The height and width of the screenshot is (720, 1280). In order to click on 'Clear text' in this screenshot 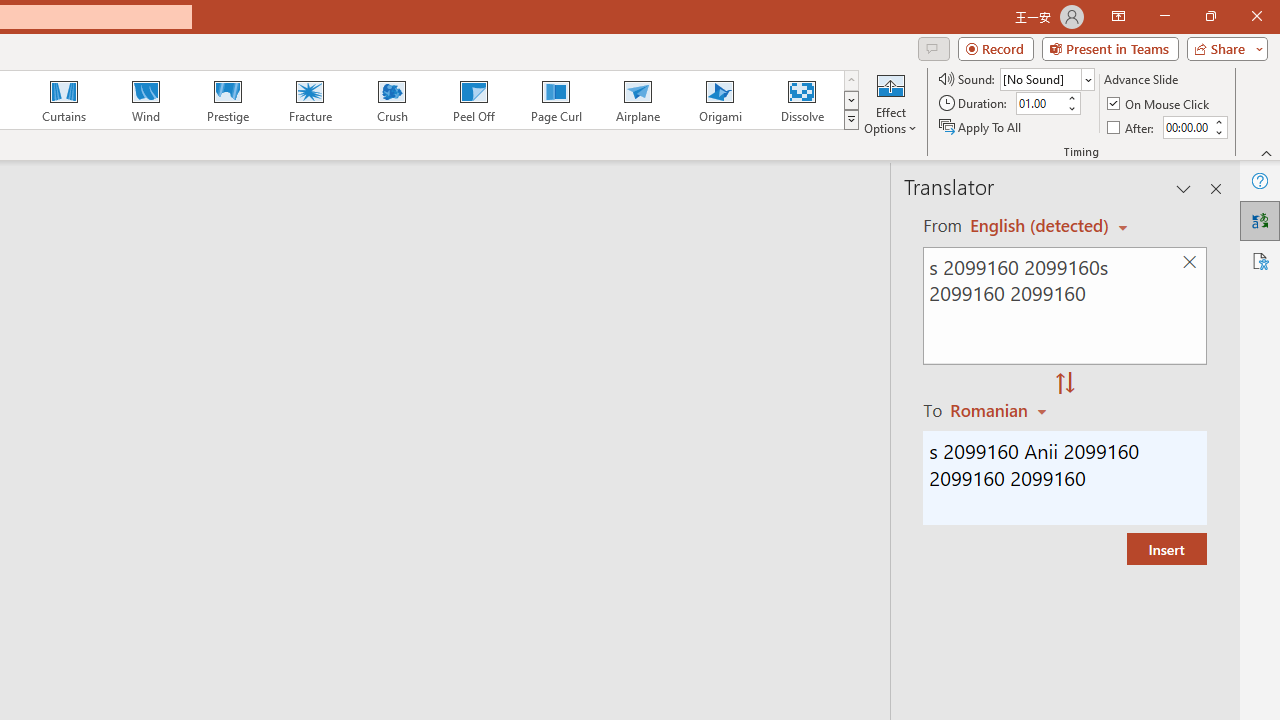, I will do `click(1189, 262)`.